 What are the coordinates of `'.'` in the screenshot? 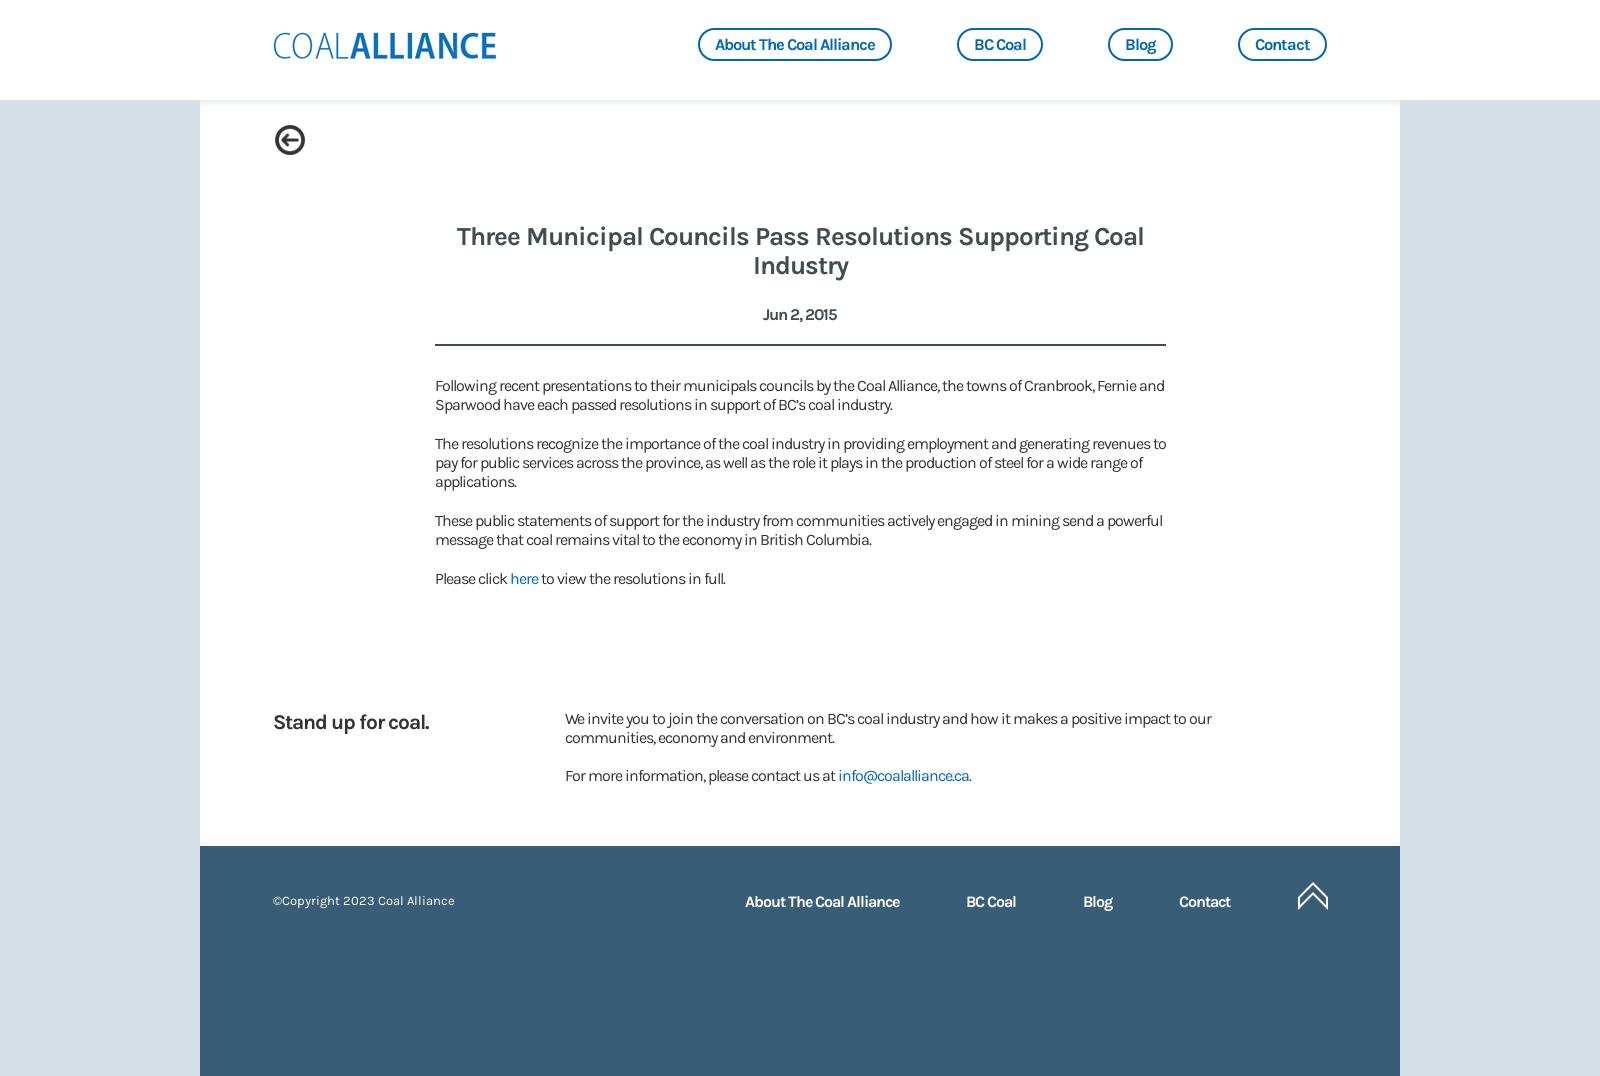 It's located at (967, 775).